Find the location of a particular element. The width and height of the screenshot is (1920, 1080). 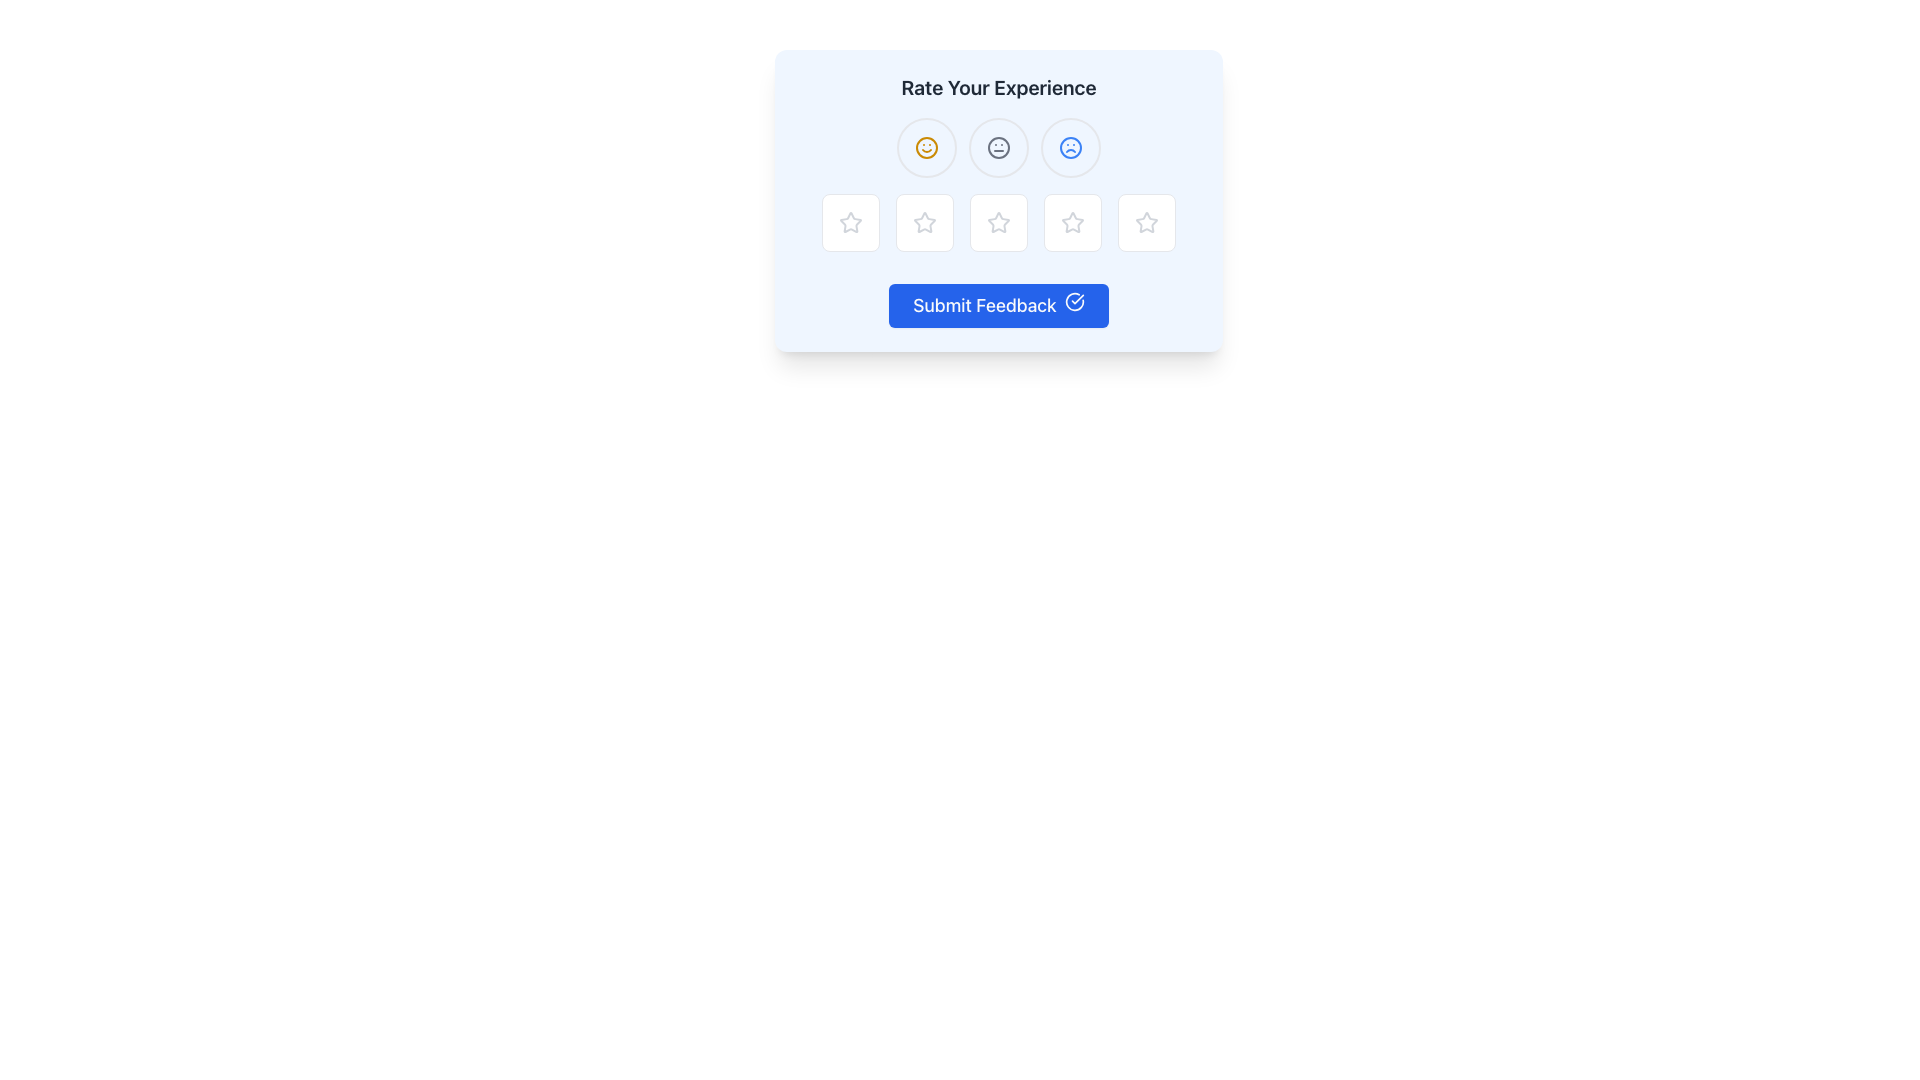

the third Rating star icon in the horizontal row is located at coordinates (998, 223).